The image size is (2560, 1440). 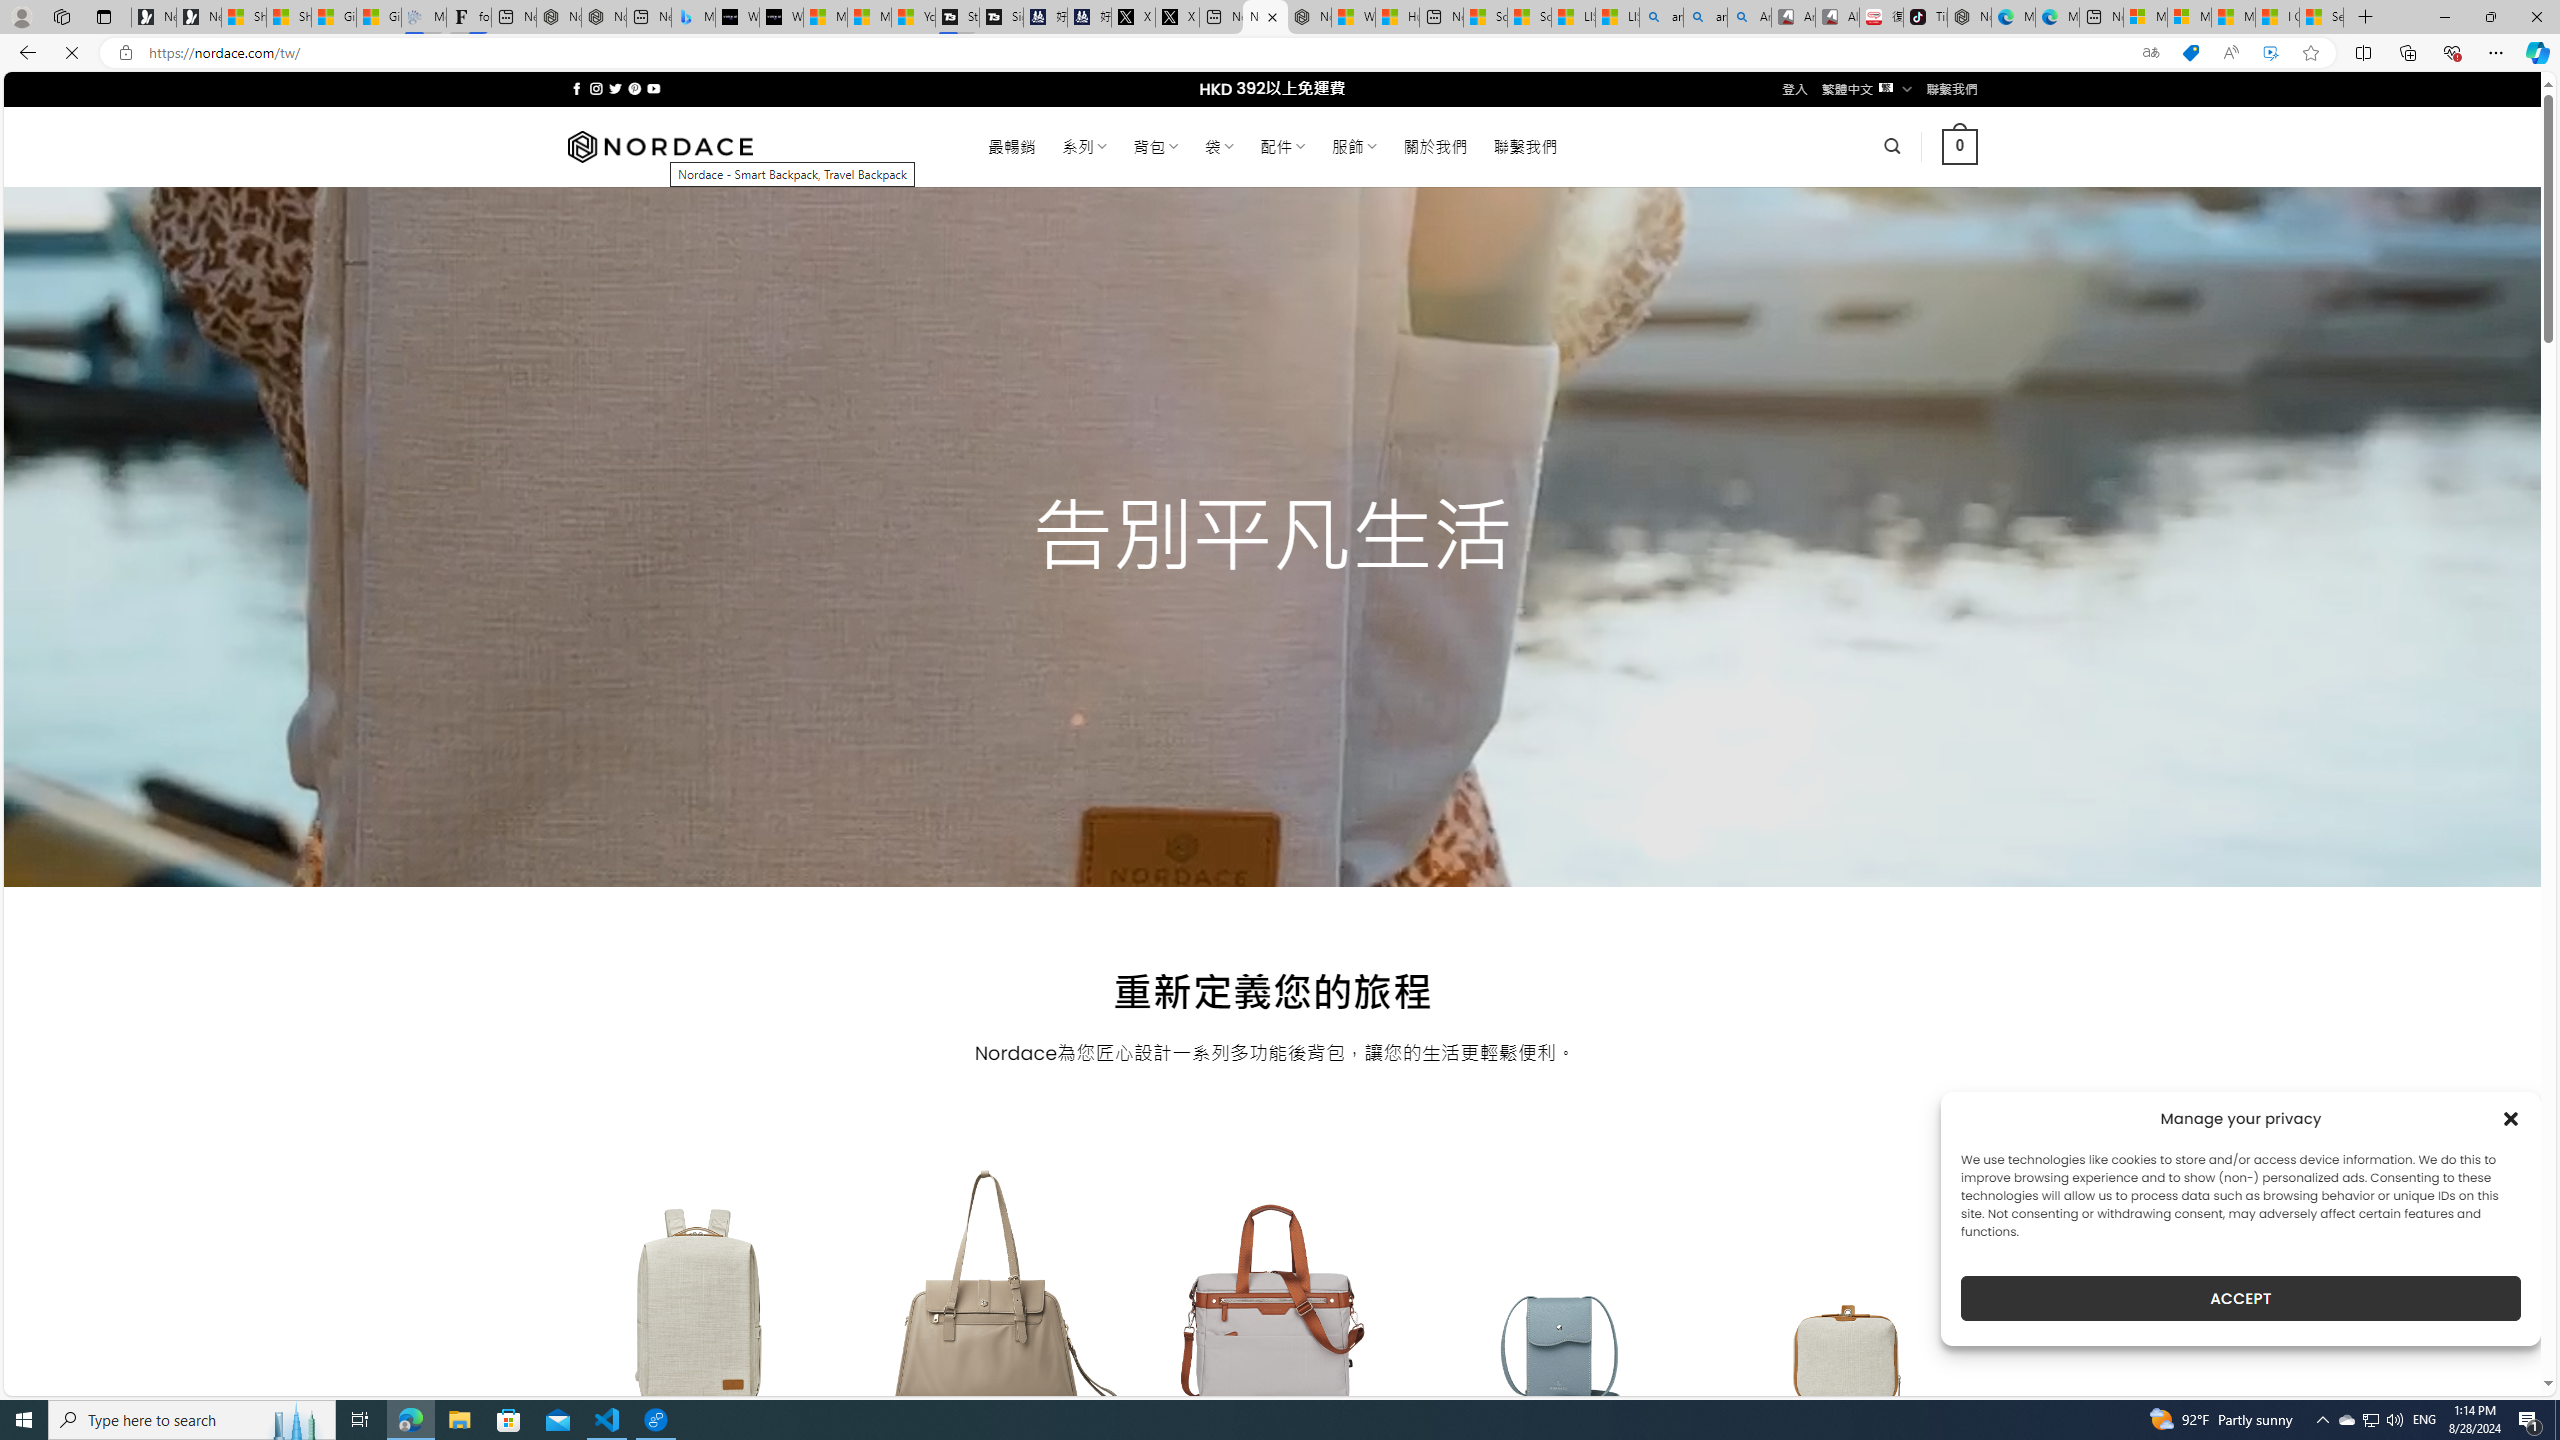 What do you see at coordinates (289, 16) in the screenshot?
I see `'Shanghai, China weather forecast | Microsoft Weather'` at bounding box center [289, 16].